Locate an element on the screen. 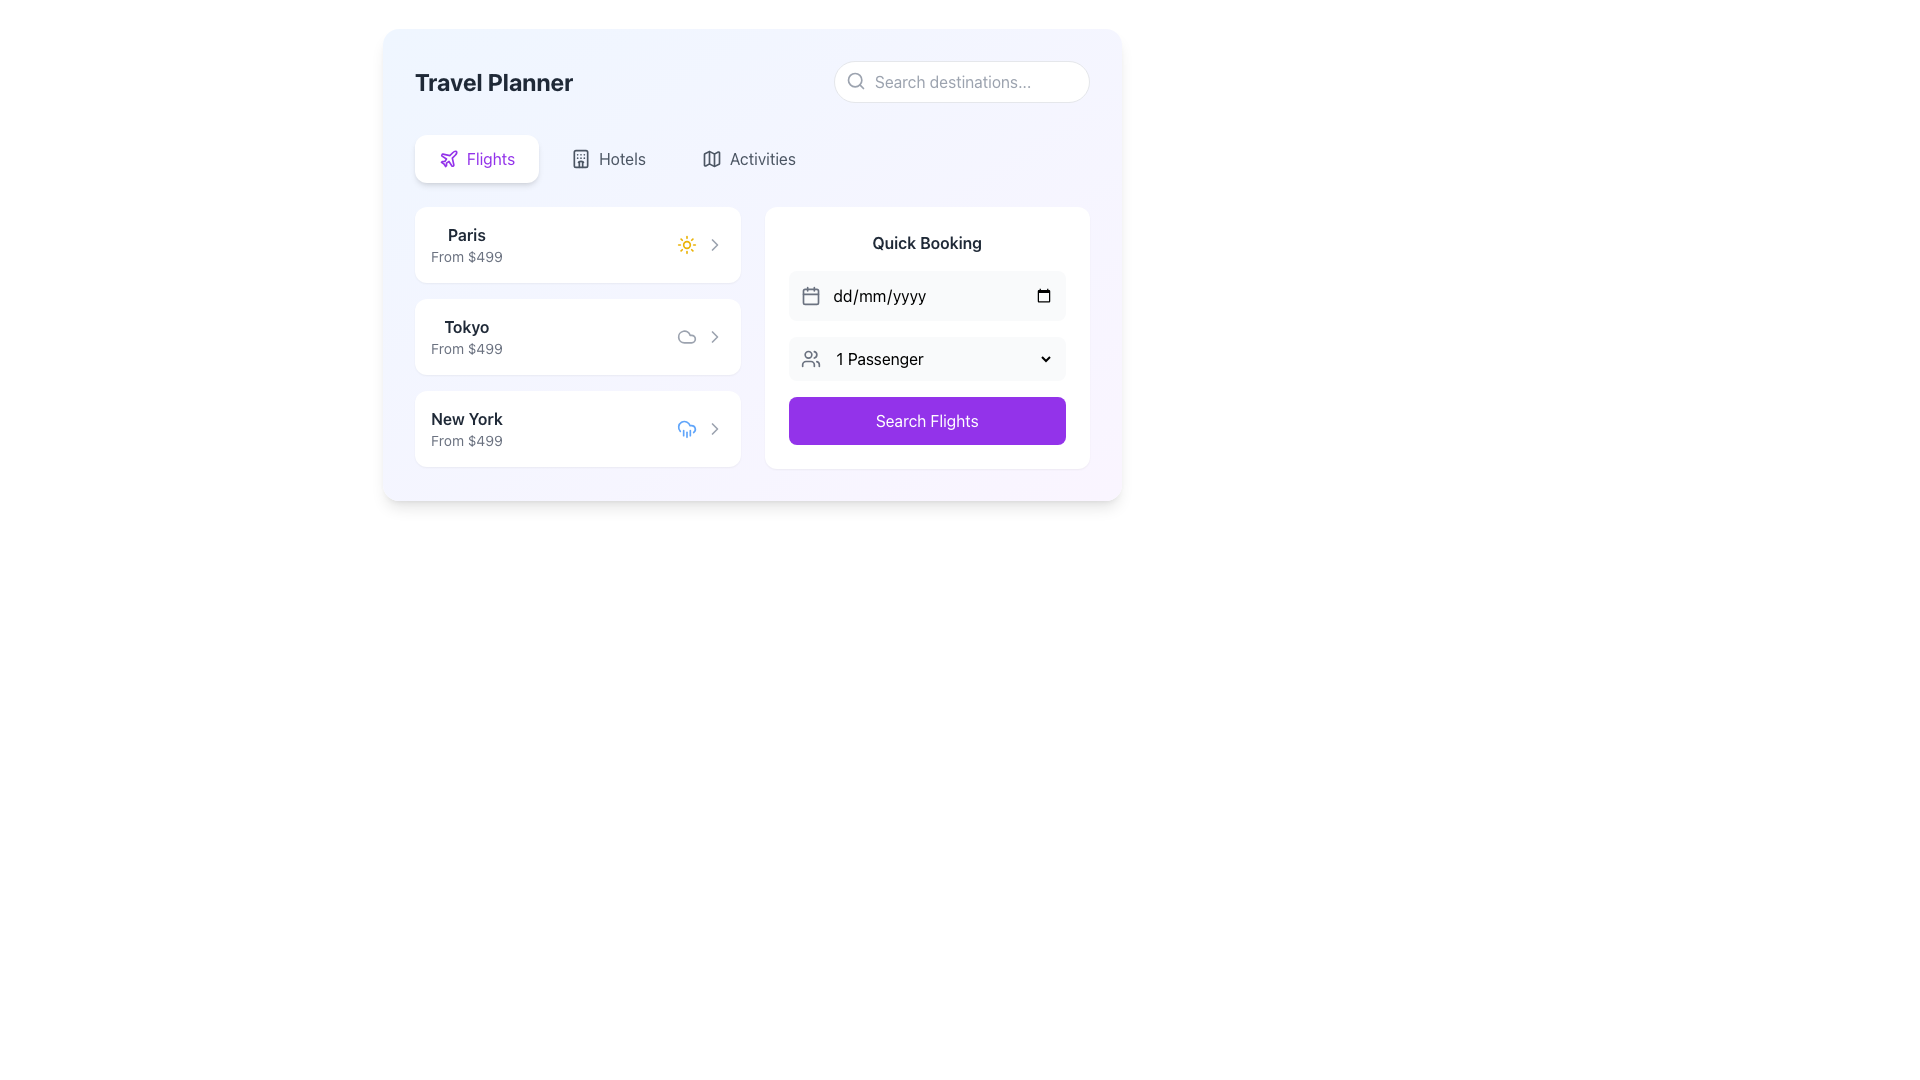  the weather representation icon and chevron located on the rightmost side of the 'New York, From $499' row in the 'Travel Planner' interface is located at coordinates (700, 427).